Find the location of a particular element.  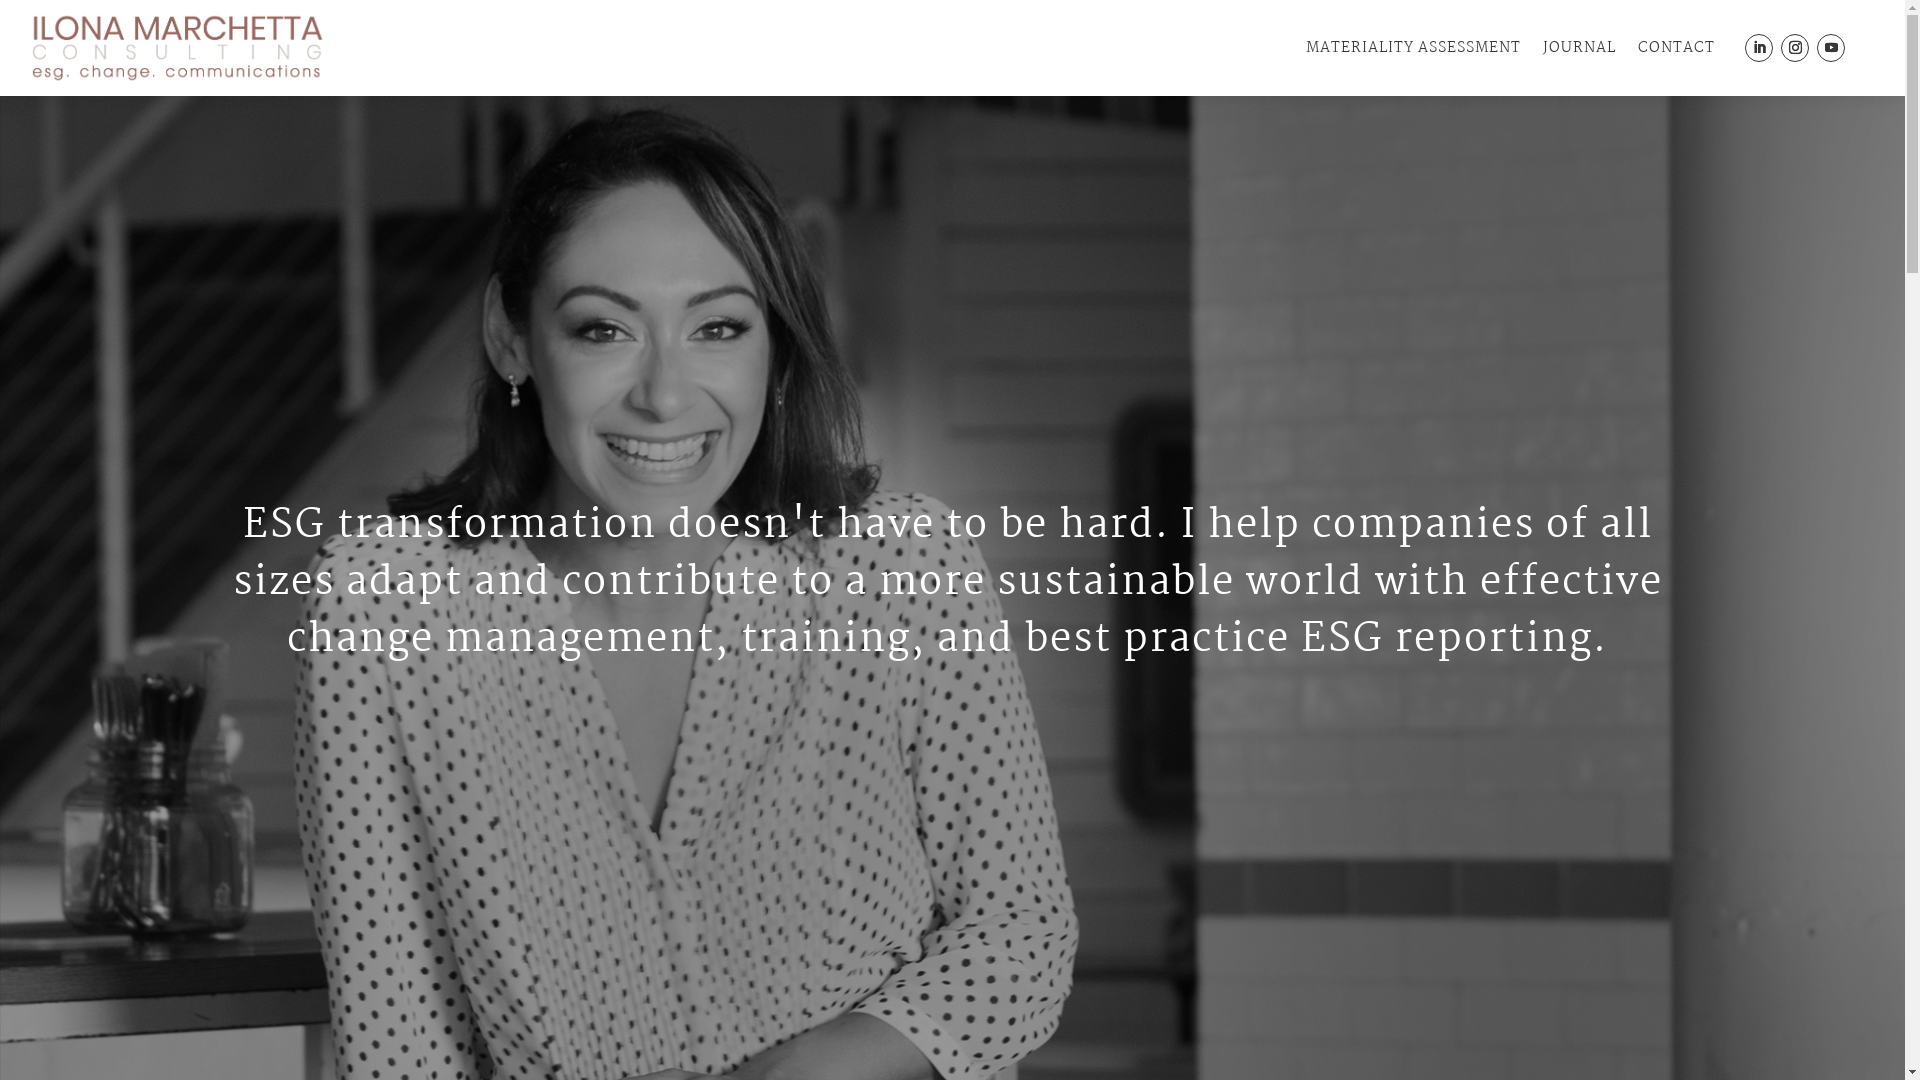

'JOURNAL' is located at coordinates (1578, 46).